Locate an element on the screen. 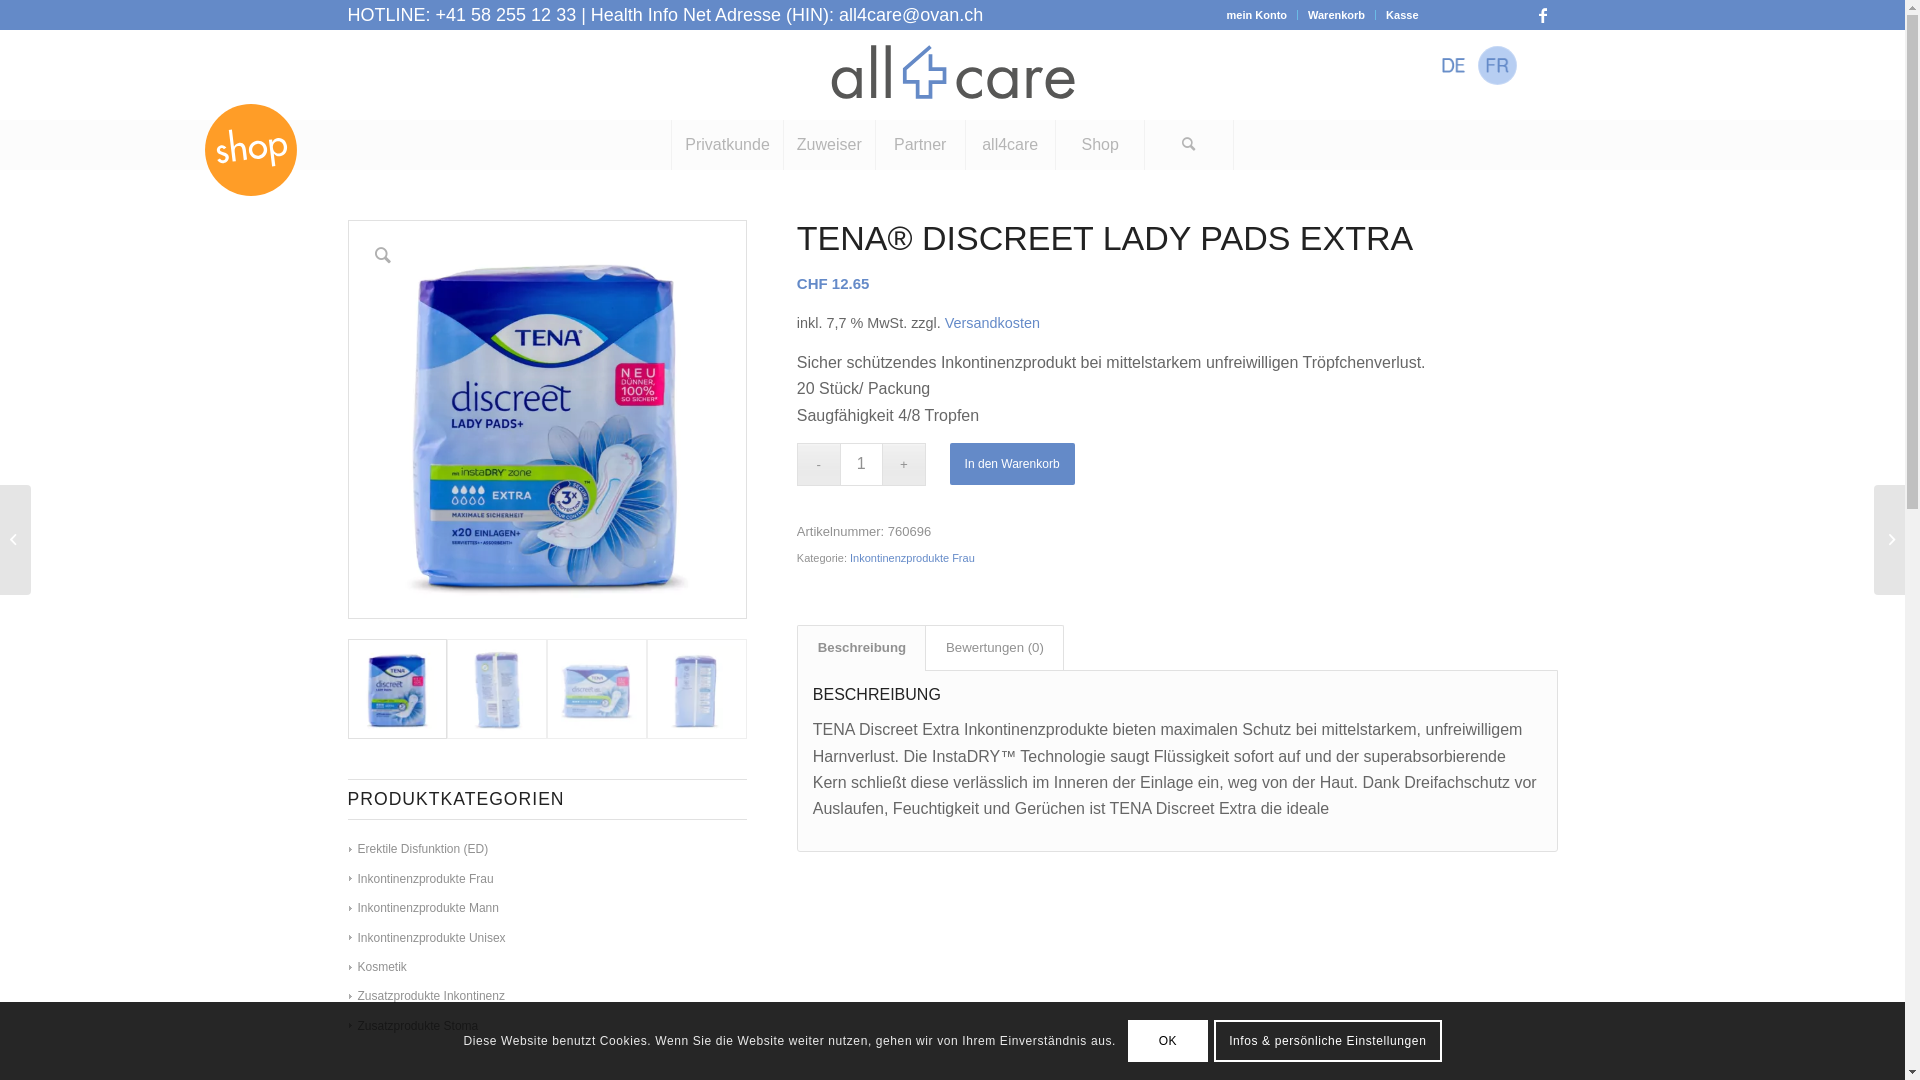  'Versandkosten' is located at coordinates (944, 322).